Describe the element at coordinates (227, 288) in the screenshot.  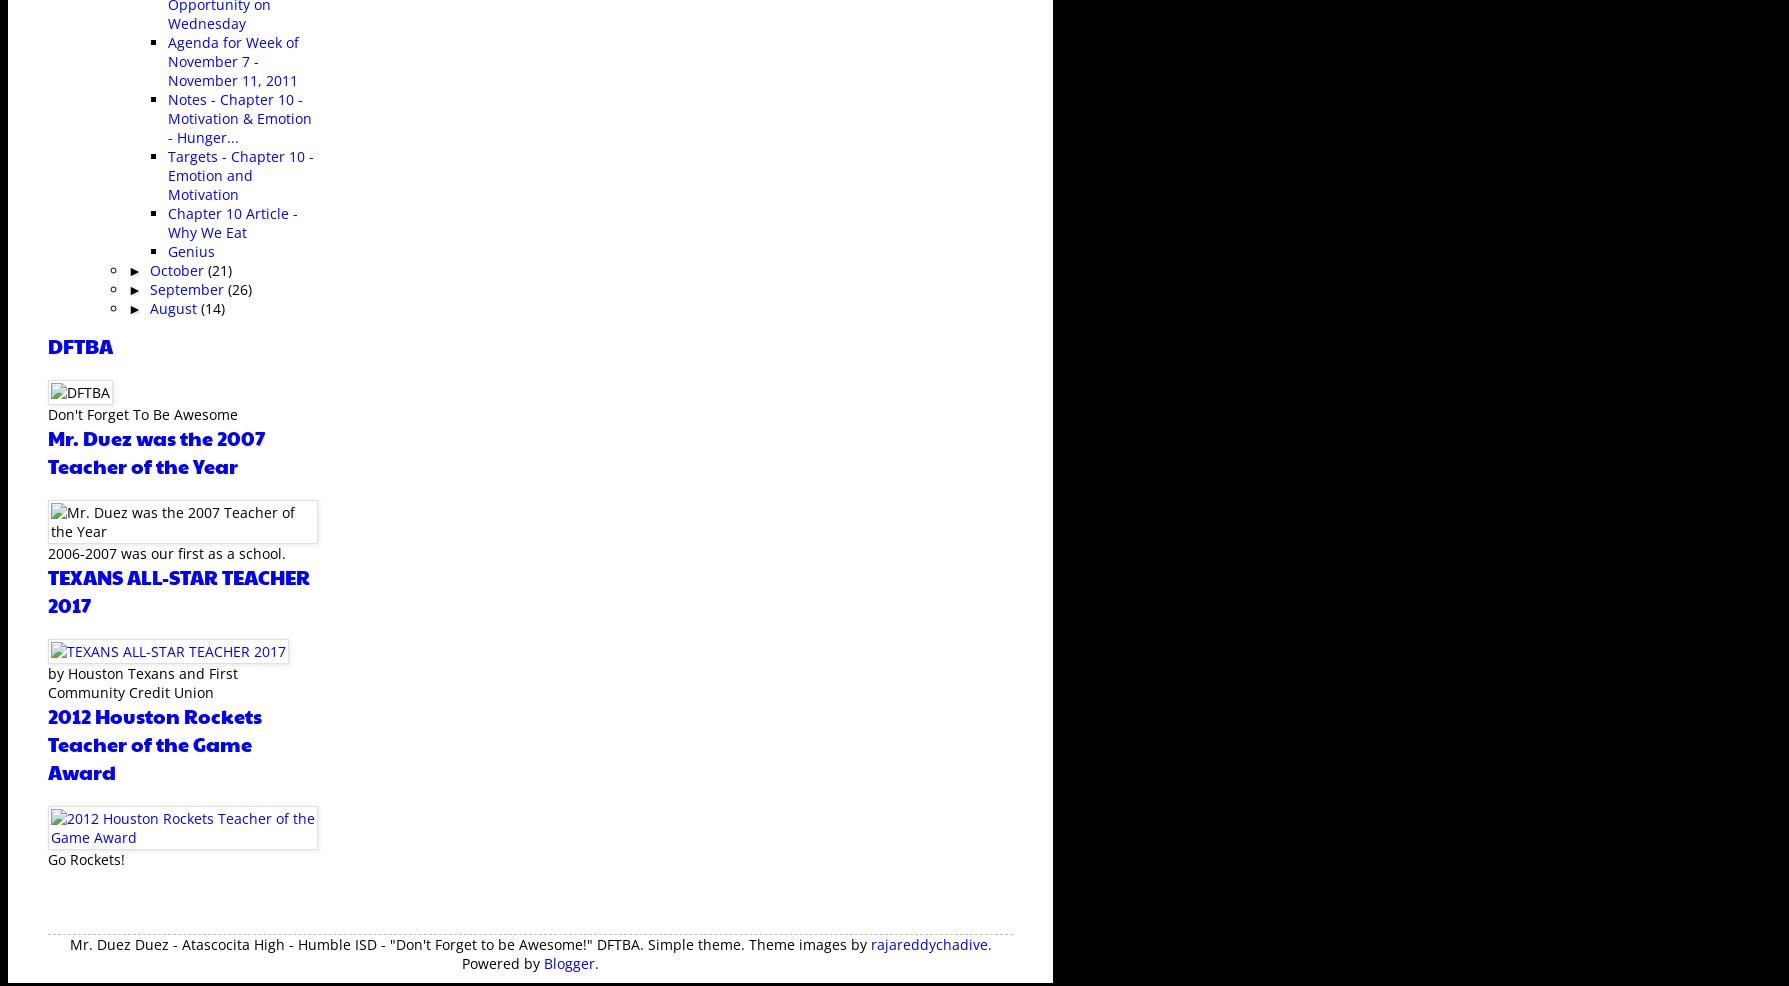
I see `'(26)'` at that location.